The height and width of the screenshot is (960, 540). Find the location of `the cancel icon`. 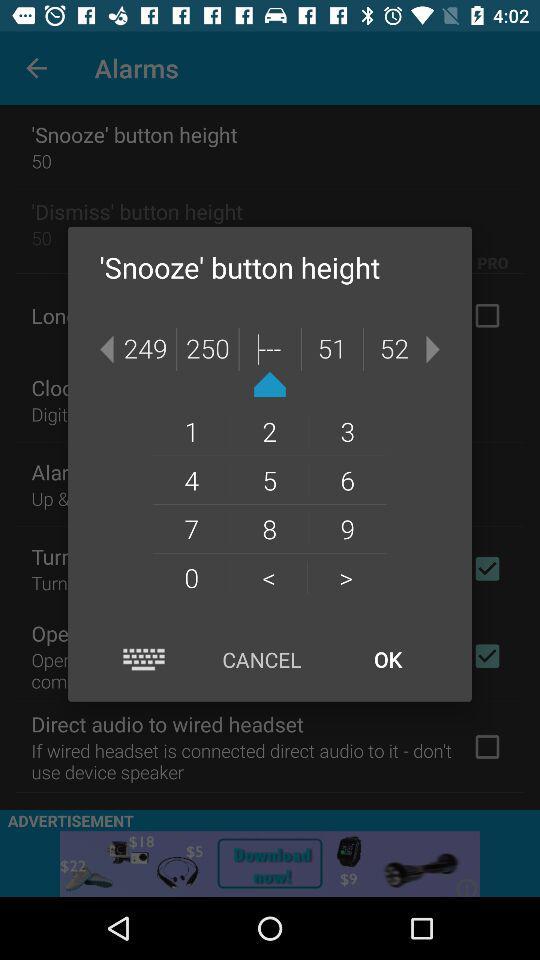

the cancel icon is located at coordinates (261, 658).